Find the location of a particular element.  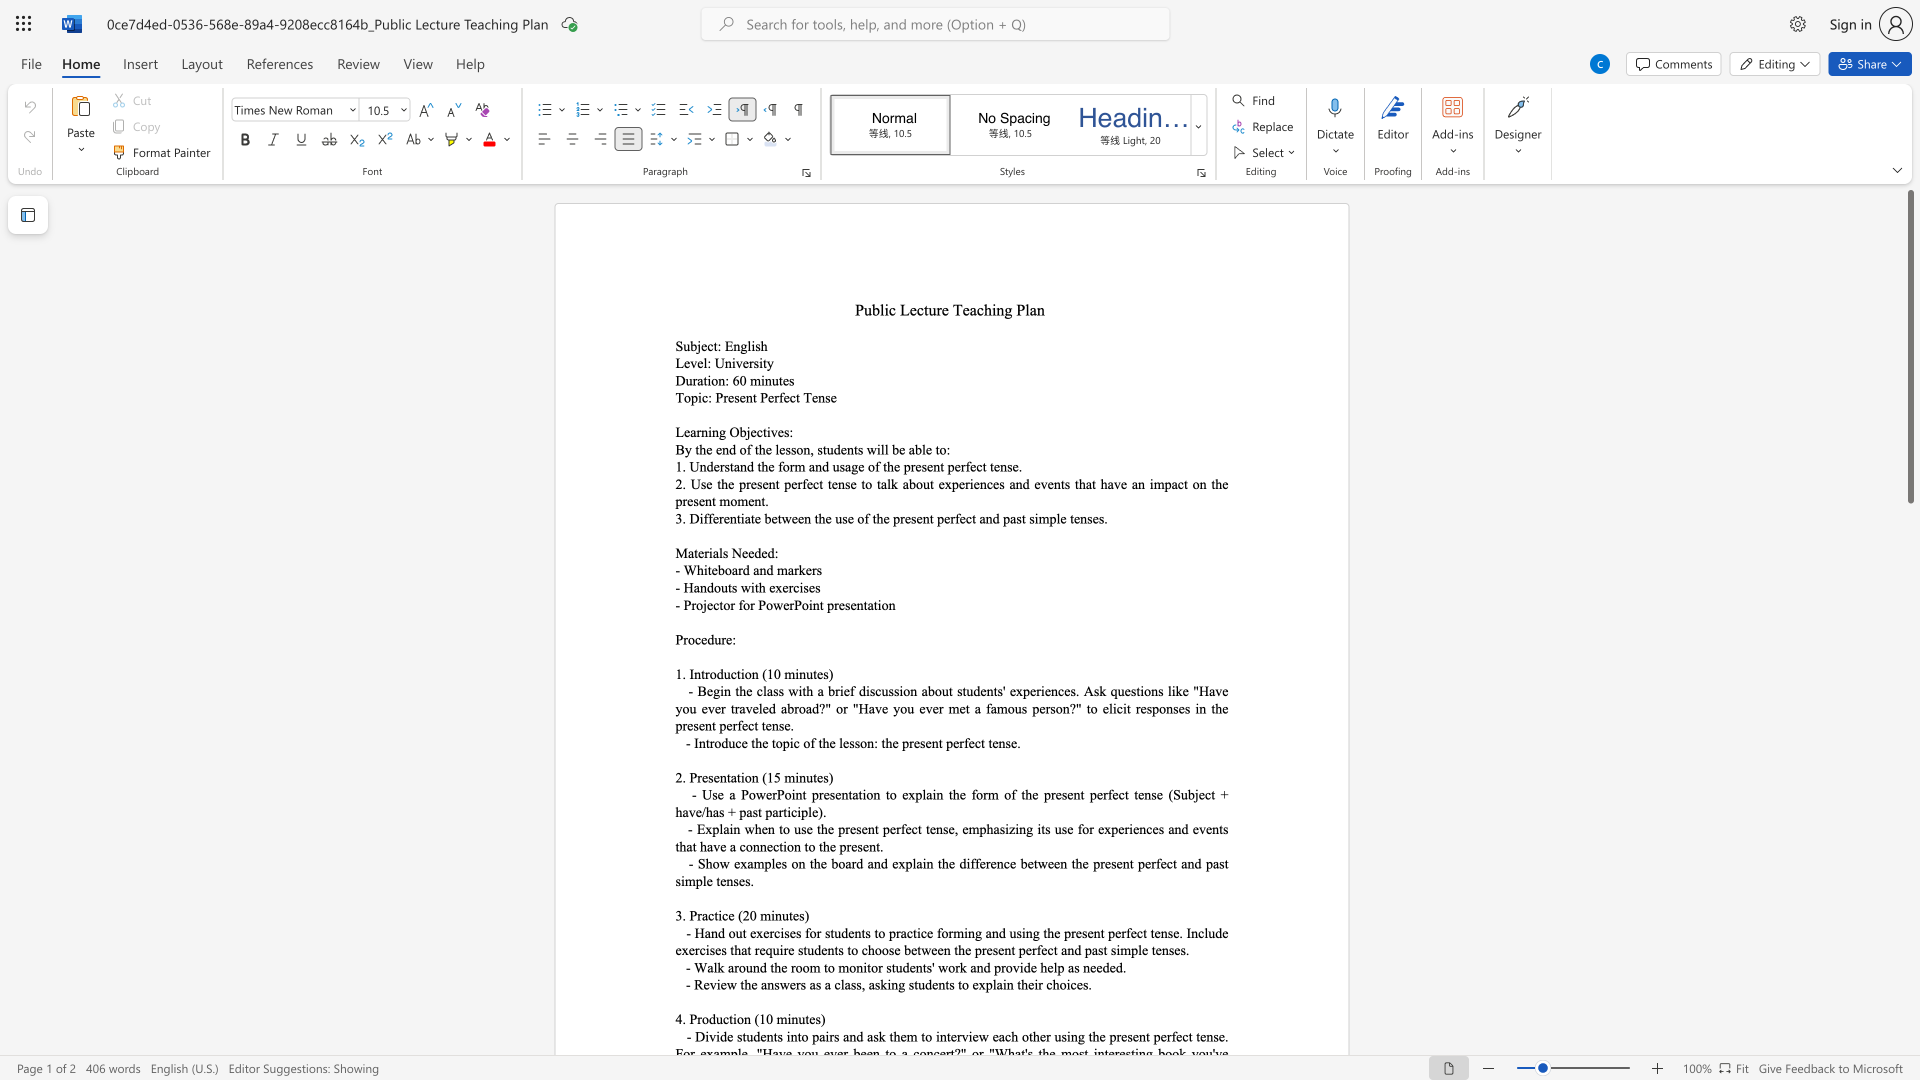

the 1th character "t" in the text is located at coordinates (763, 431).